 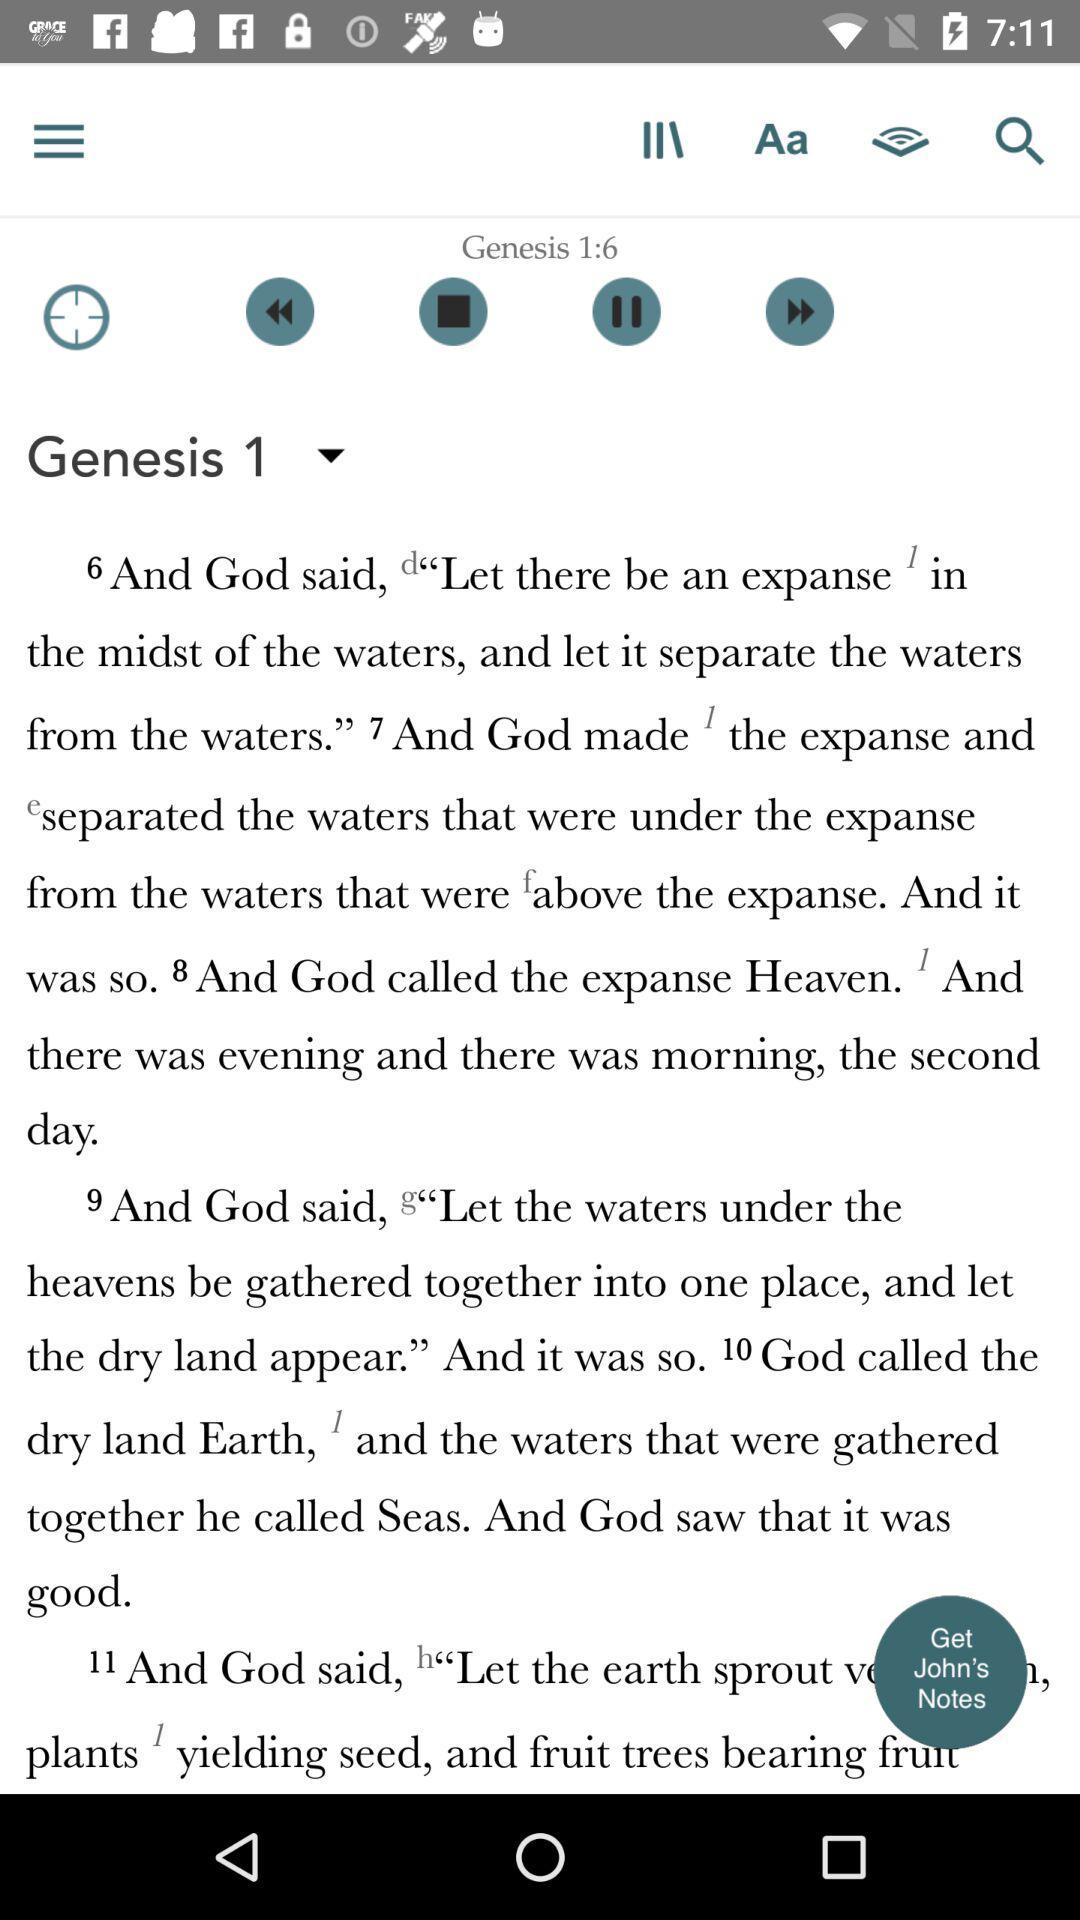 I want to click on options, so click(x=58, y=139).